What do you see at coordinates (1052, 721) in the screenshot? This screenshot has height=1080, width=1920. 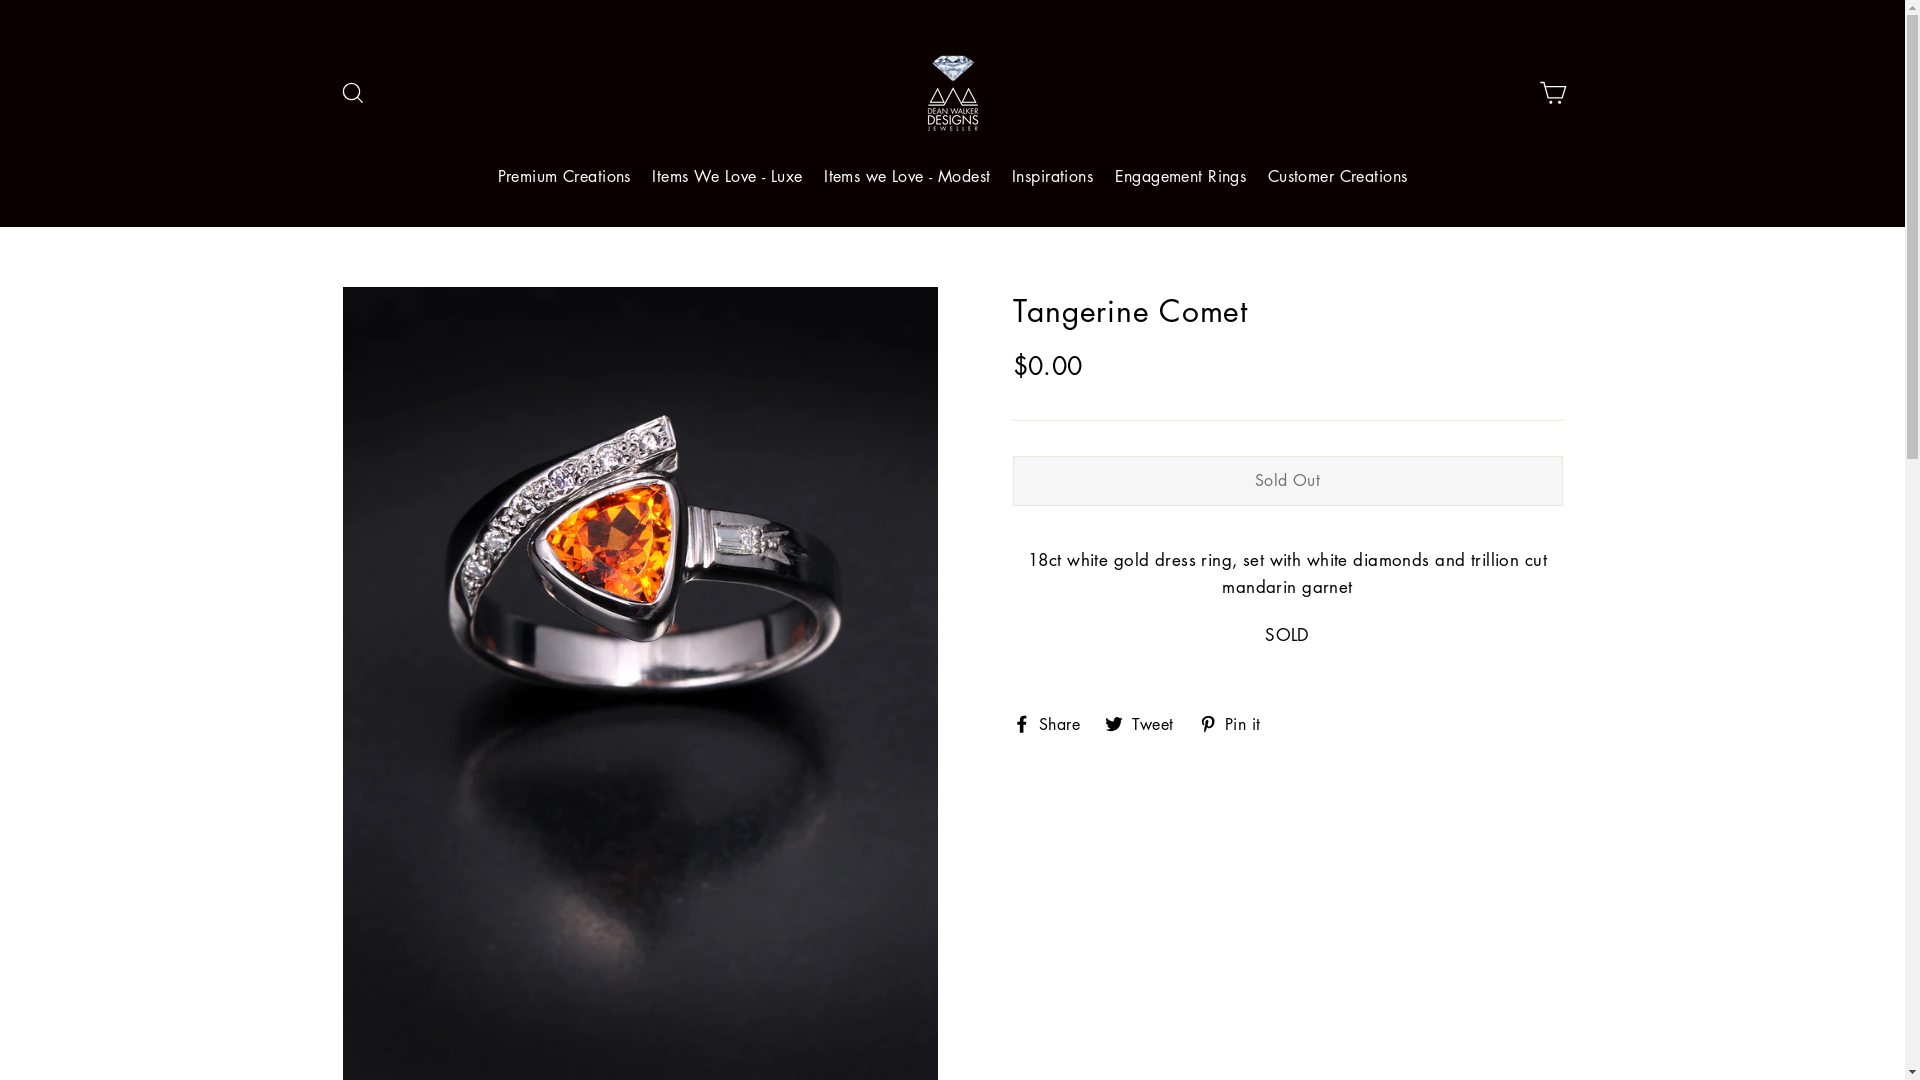 I see `'Share` at bounding box center [1052, 721].